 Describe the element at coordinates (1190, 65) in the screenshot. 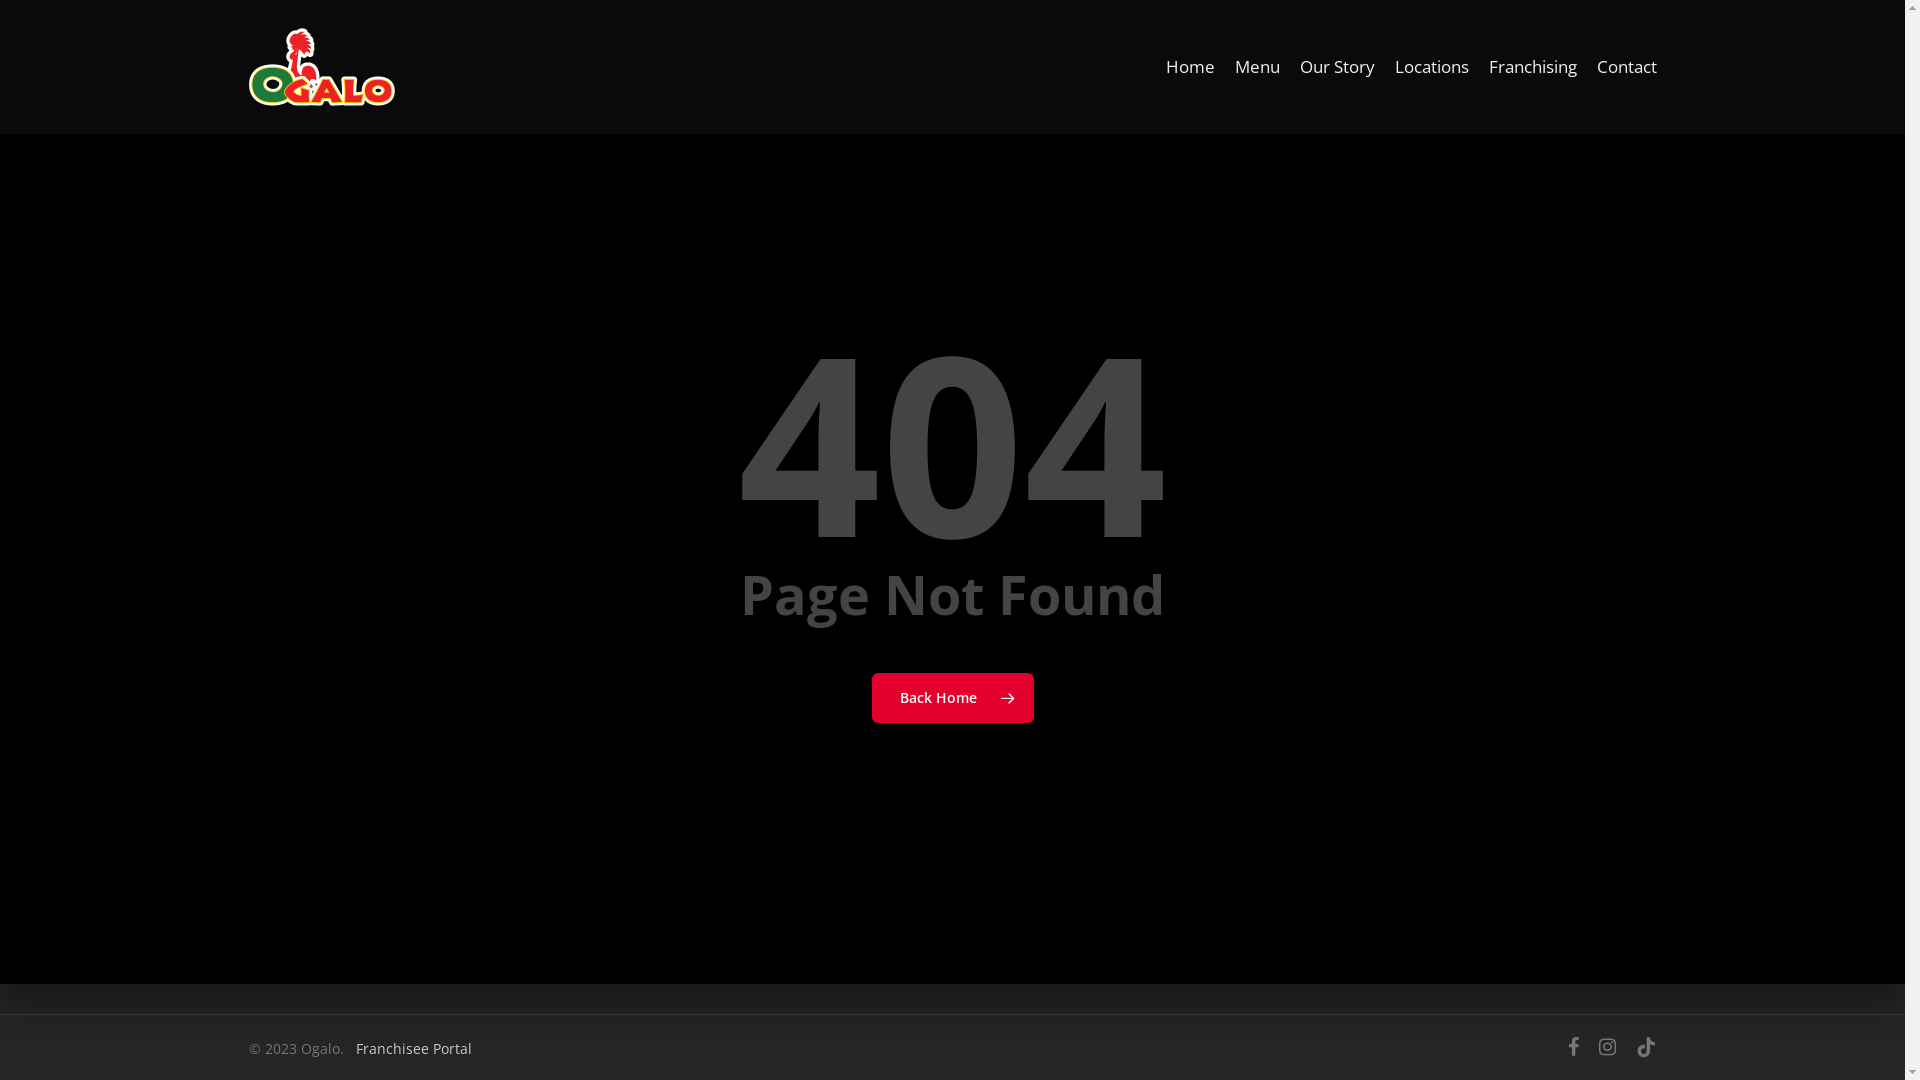

I see `'Home'` at that location.